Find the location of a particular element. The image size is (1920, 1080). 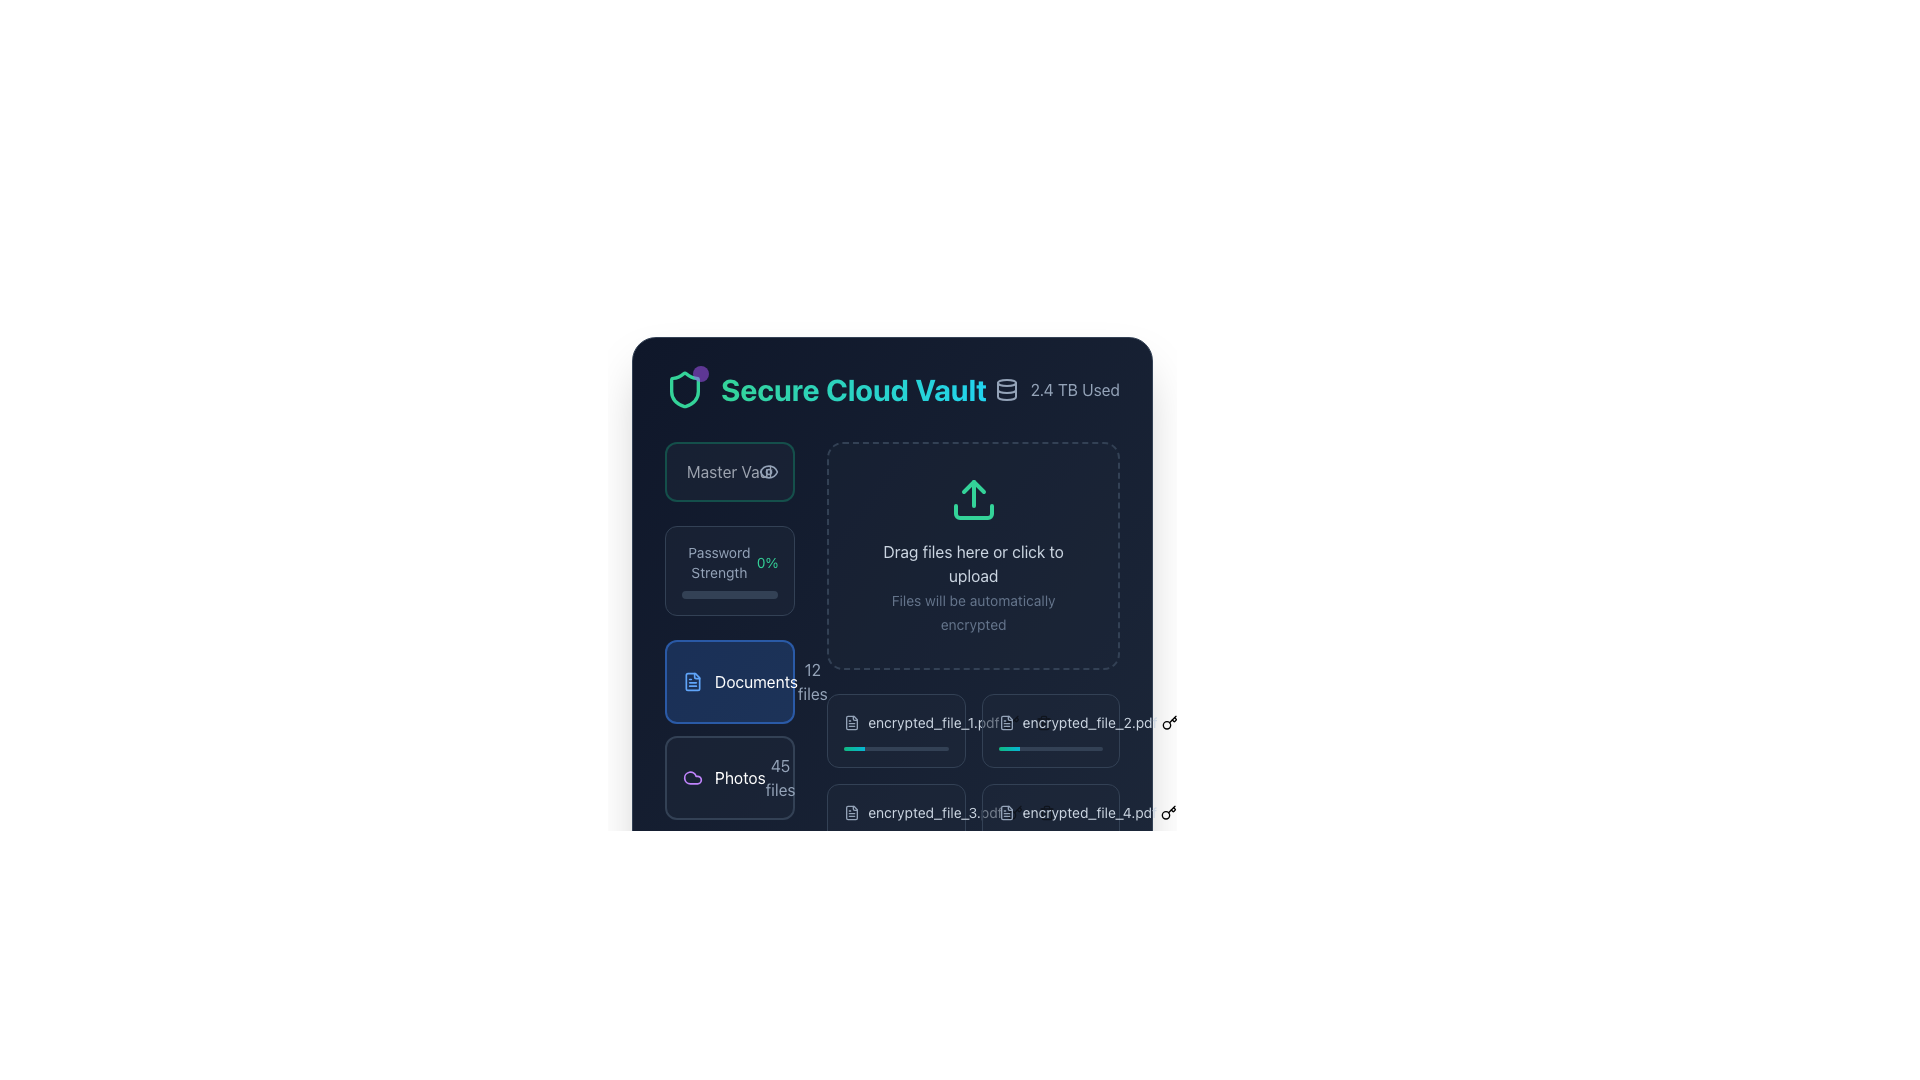

the first interactive icon (key design) located at the bottom right corner of the panel is located at coordinates (1169, 813).